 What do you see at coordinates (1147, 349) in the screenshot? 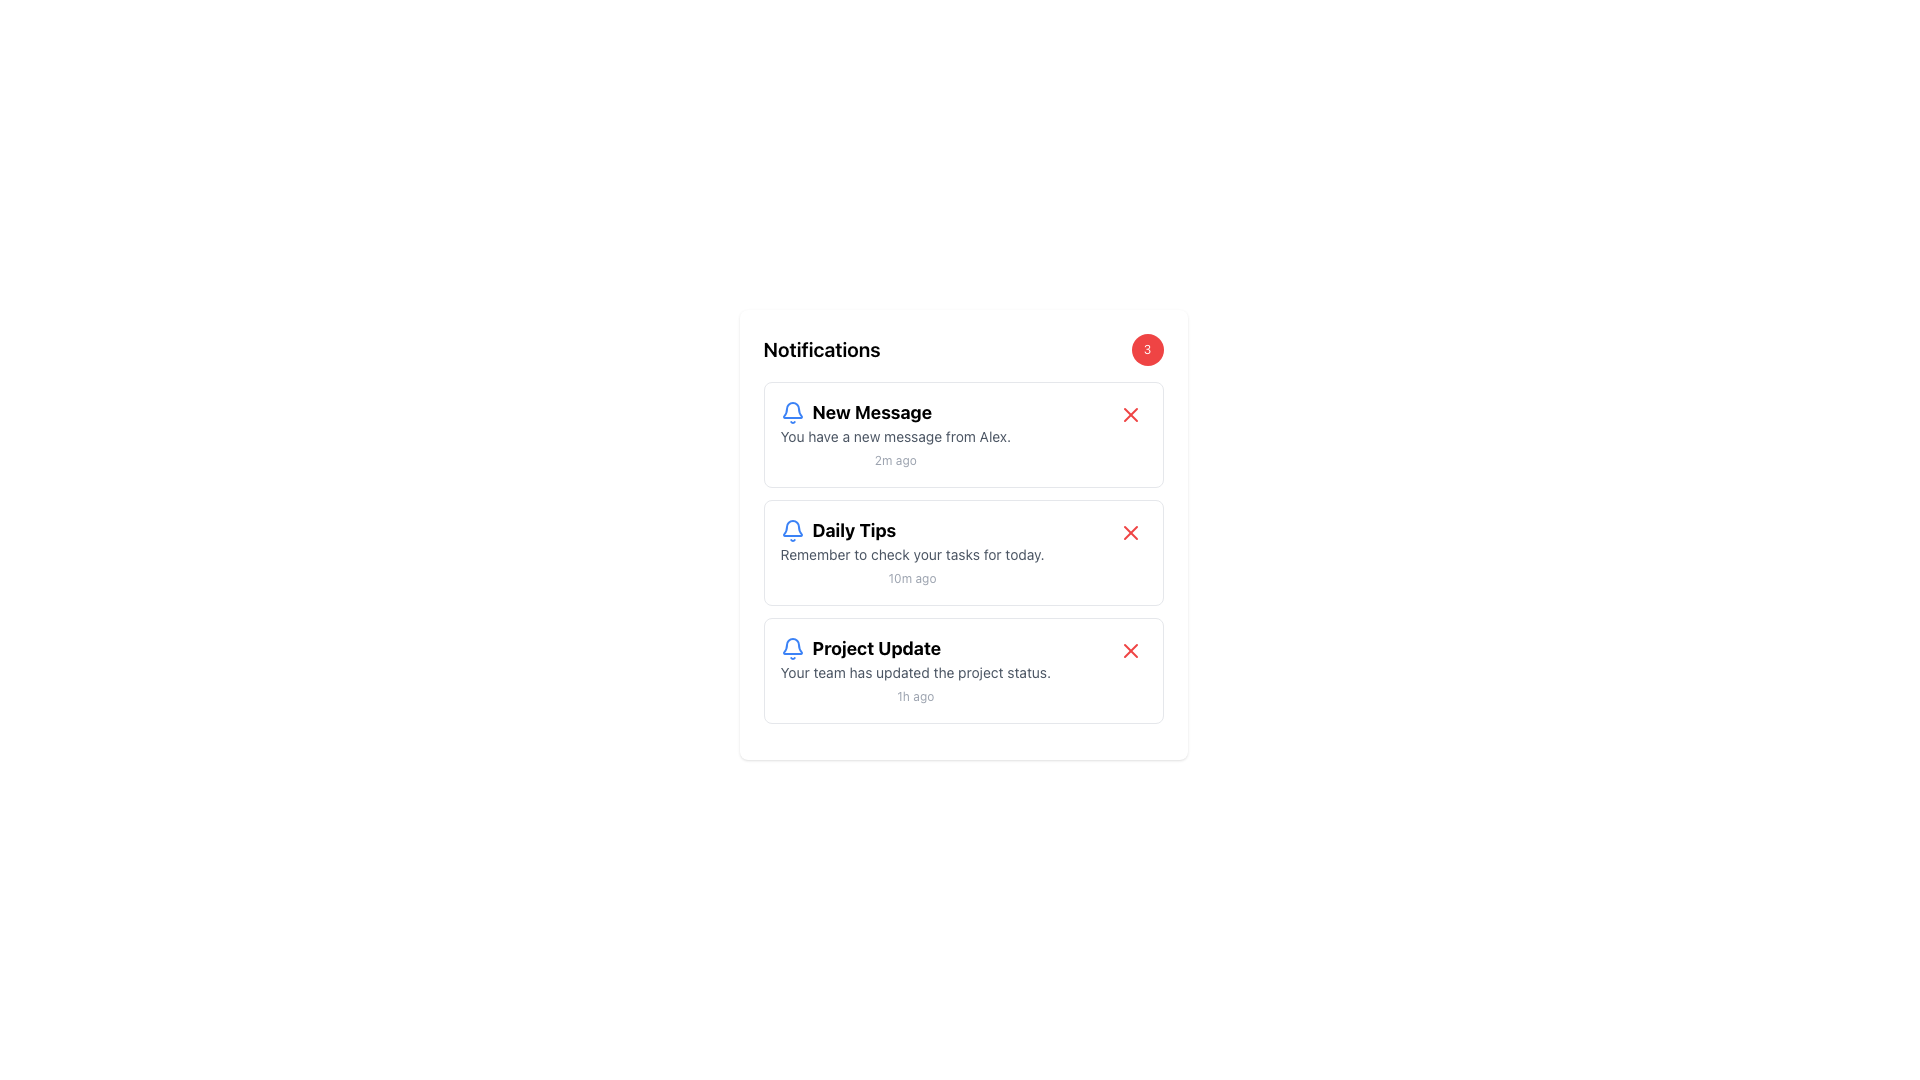
I see `the badge displaying the count of unread or pending notifications located to the right of the 'Notifications' header text in the notifications section` at bounding box center [1147, 349].